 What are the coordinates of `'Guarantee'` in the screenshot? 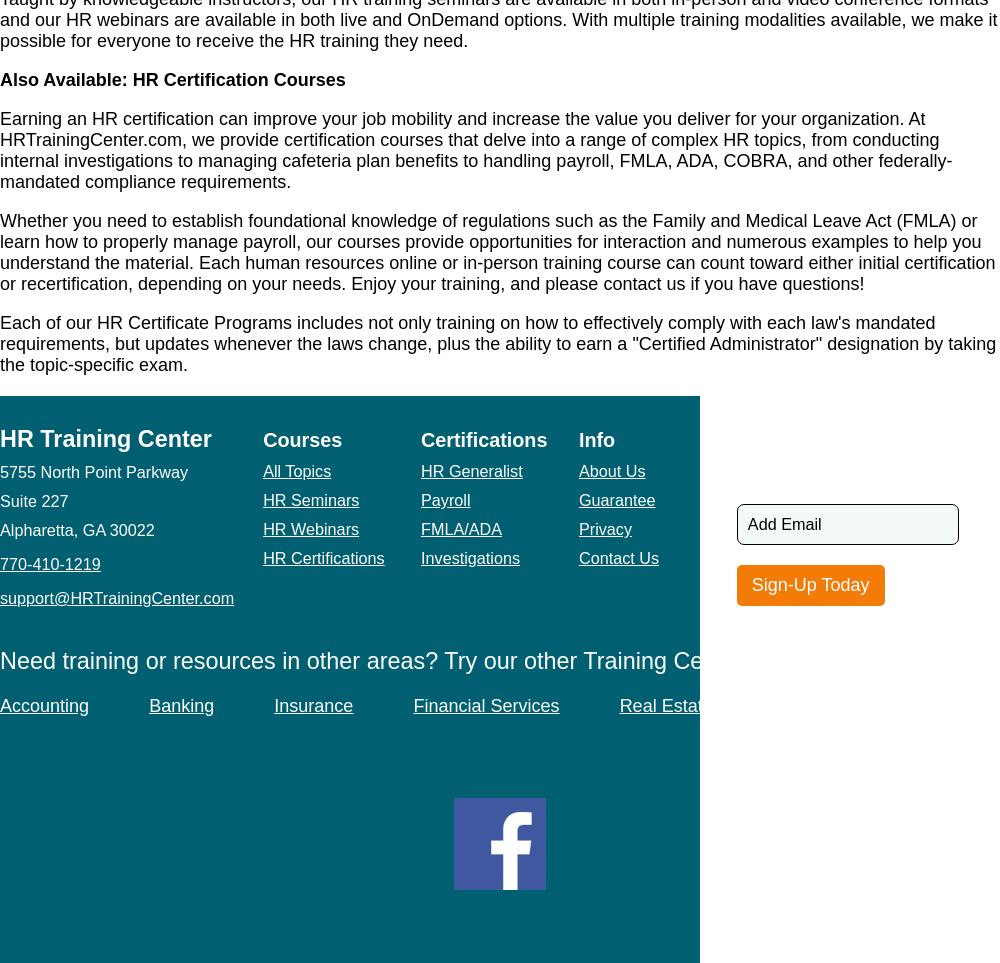 It's located at (577, 499).